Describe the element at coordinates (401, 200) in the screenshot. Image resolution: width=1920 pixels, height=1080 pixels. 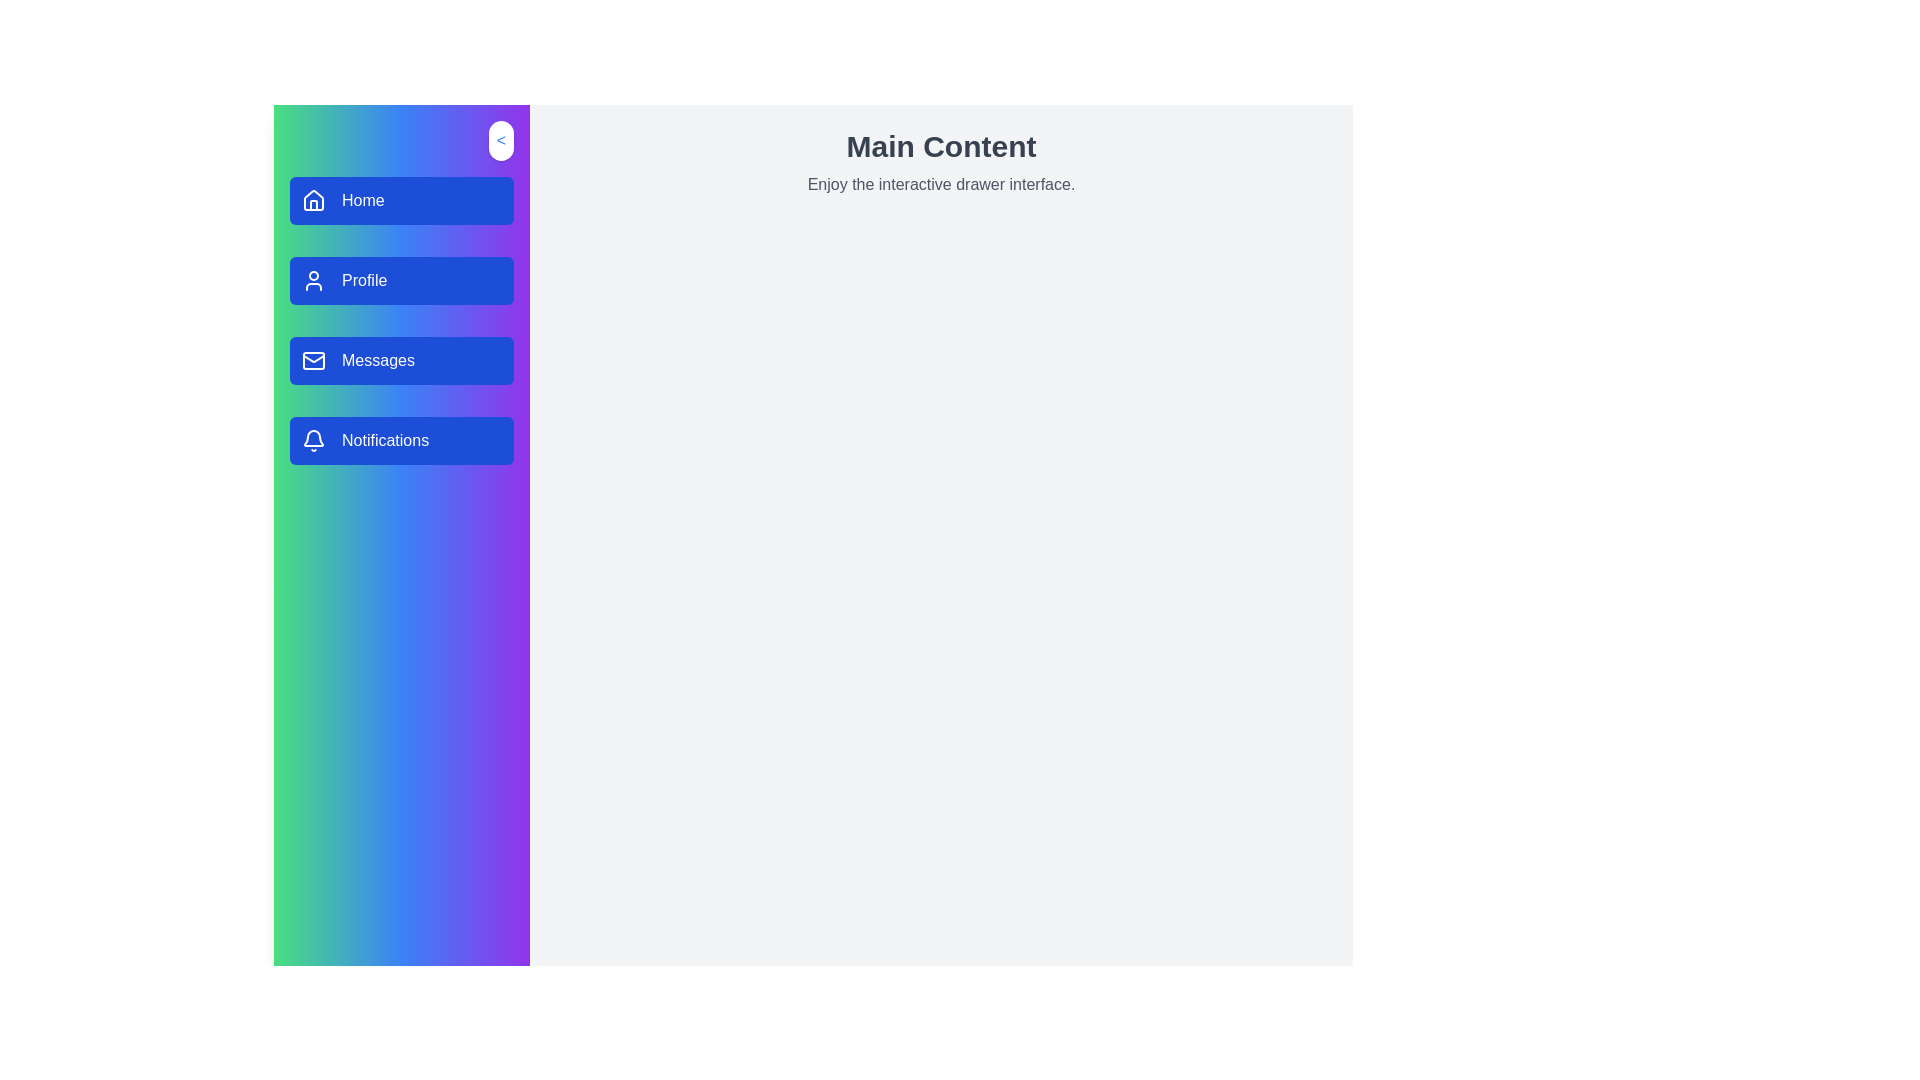
I see `the first button in the vertical list on the left sidebar` at that location.